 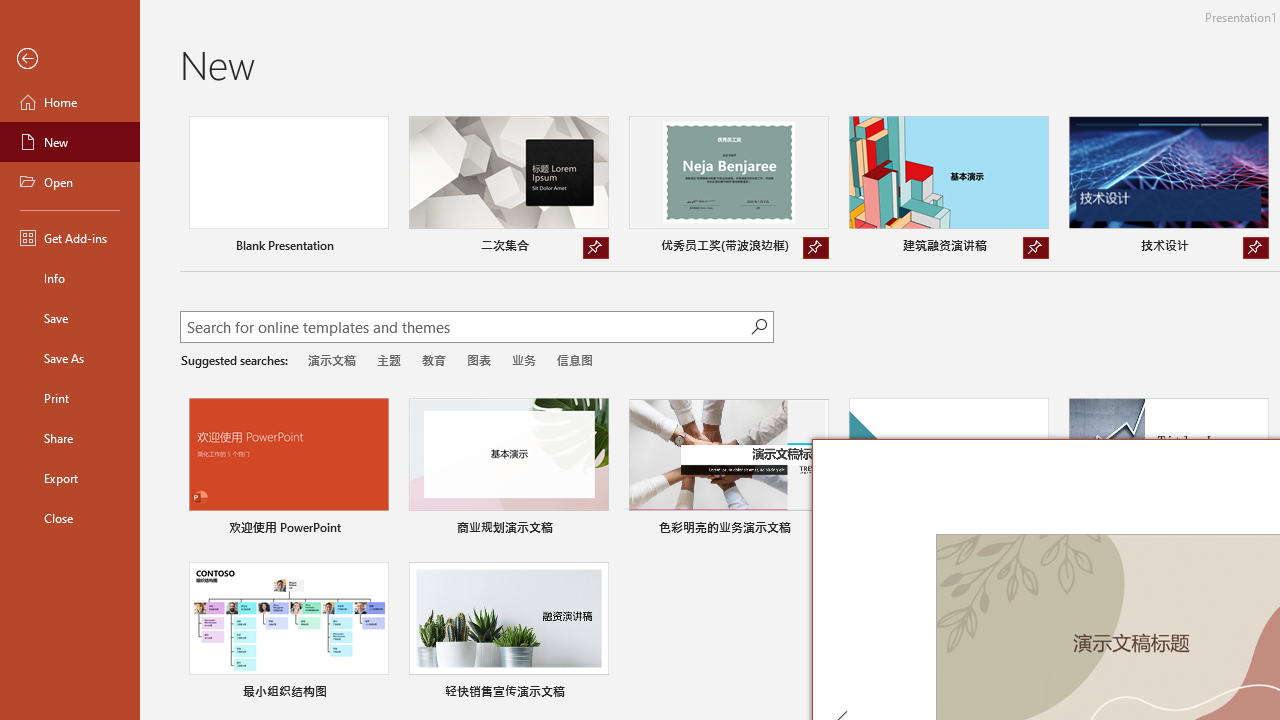 I want to click on 'Print', so click(x=69, y=398).